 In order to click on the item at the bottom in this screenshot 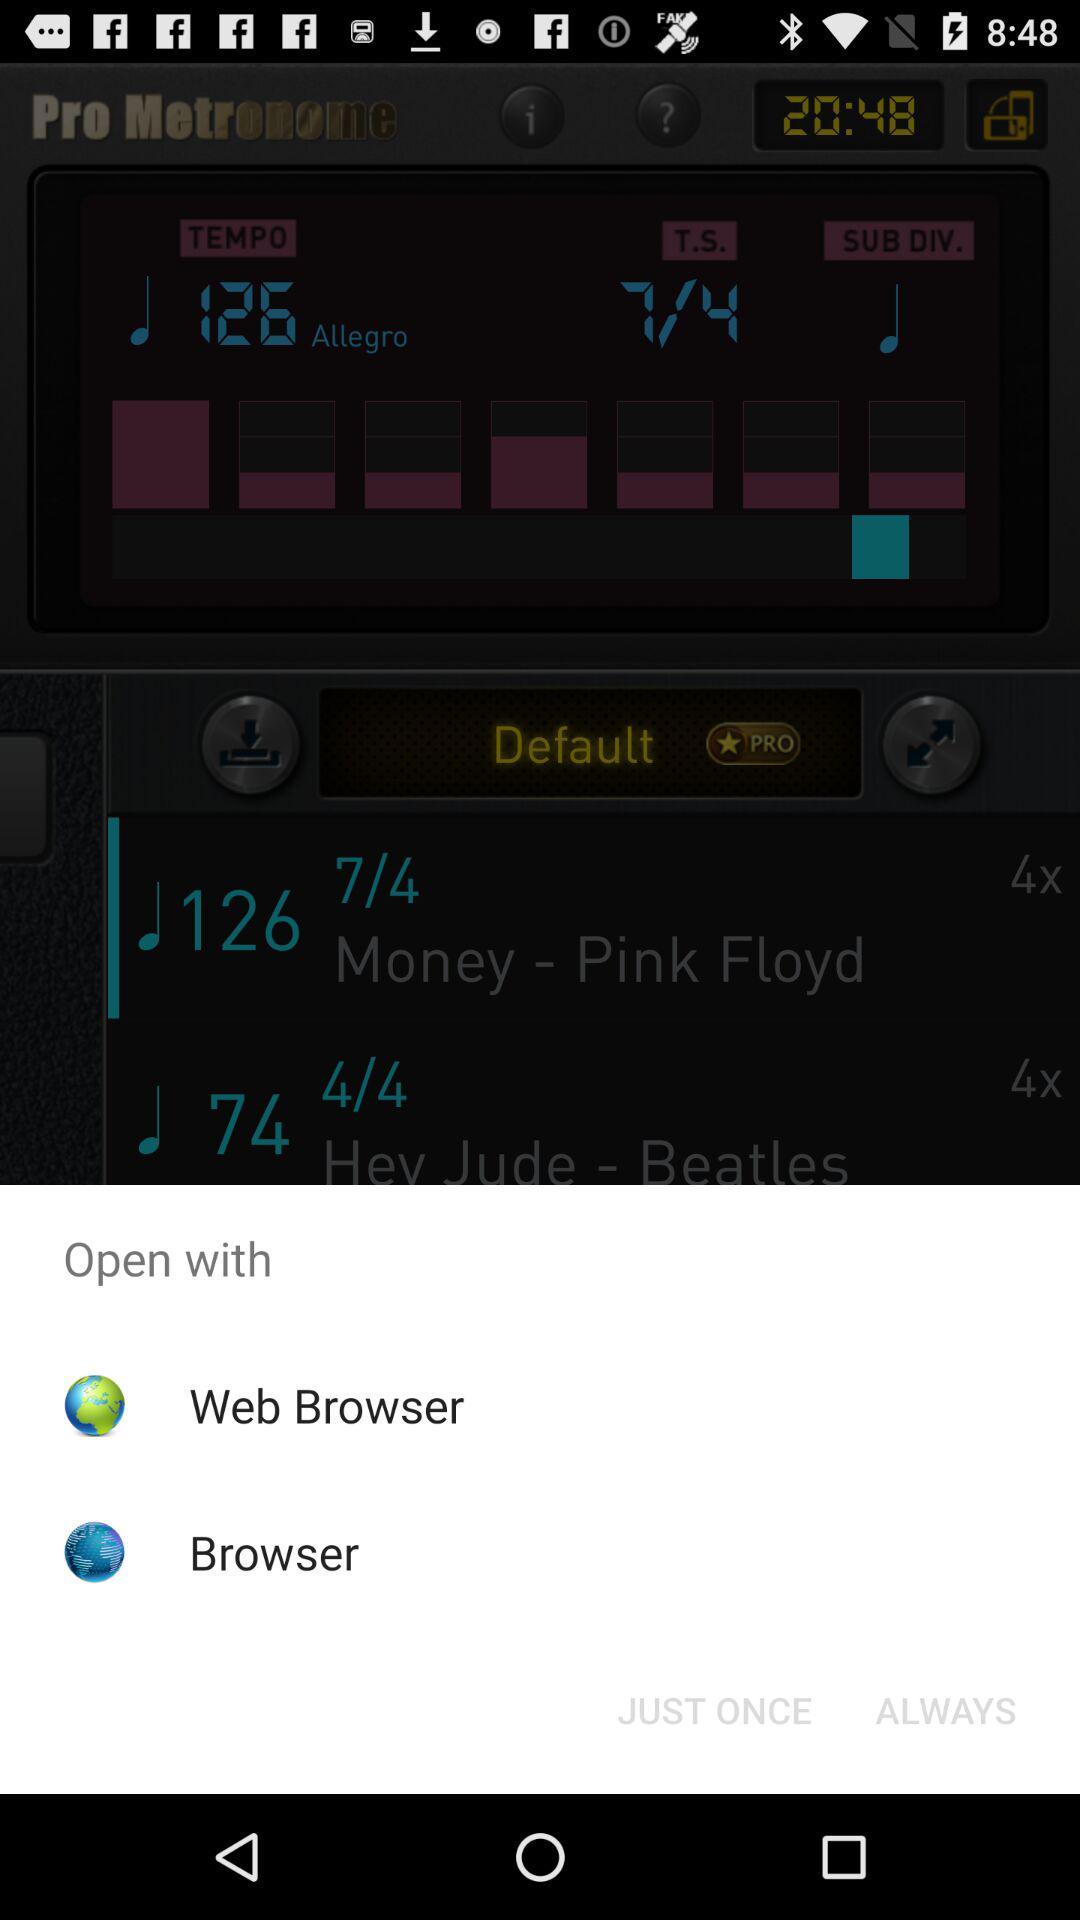, I will do `click(713, 1708)`.